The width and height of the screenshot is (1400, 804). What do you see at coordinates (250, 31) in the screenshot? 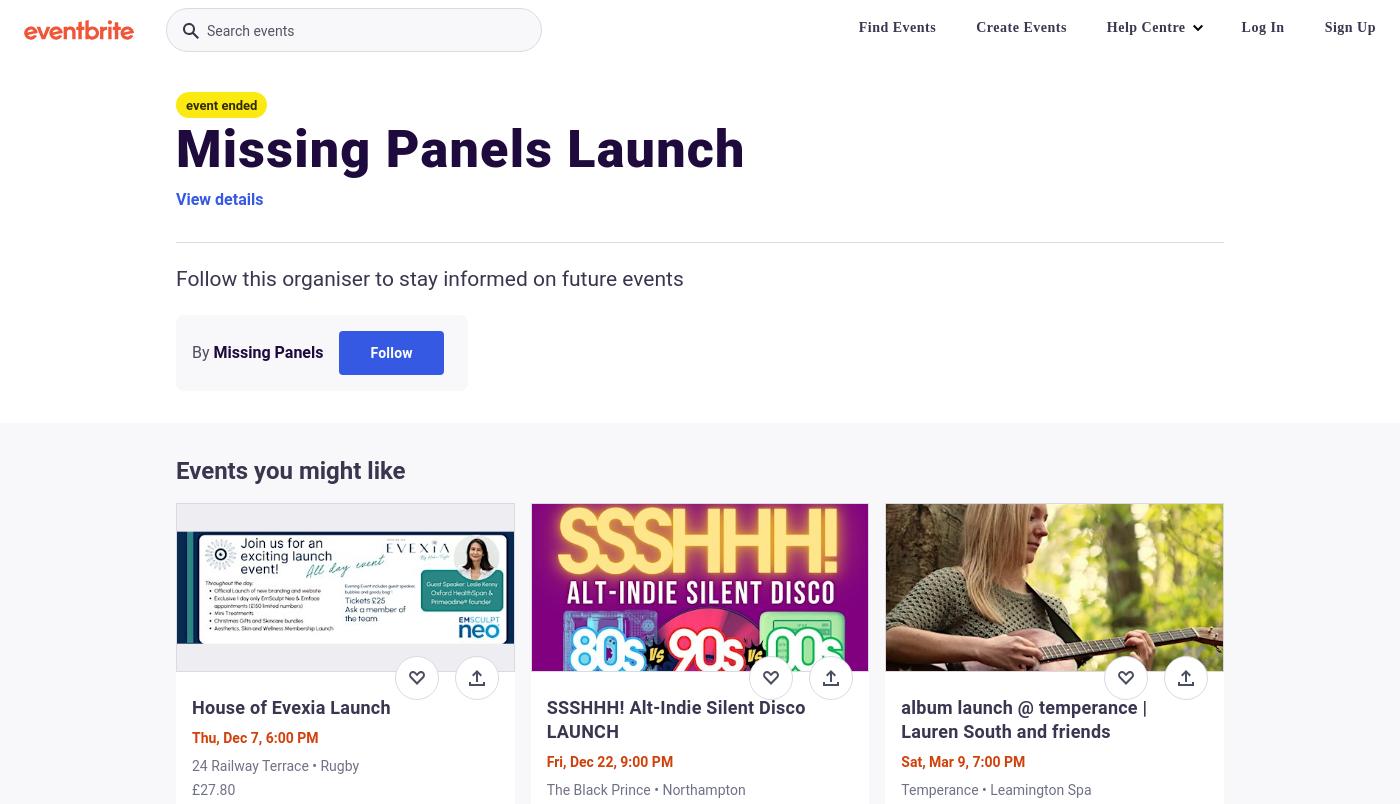
I see `'Search events'` at bounding box center [250, 31].